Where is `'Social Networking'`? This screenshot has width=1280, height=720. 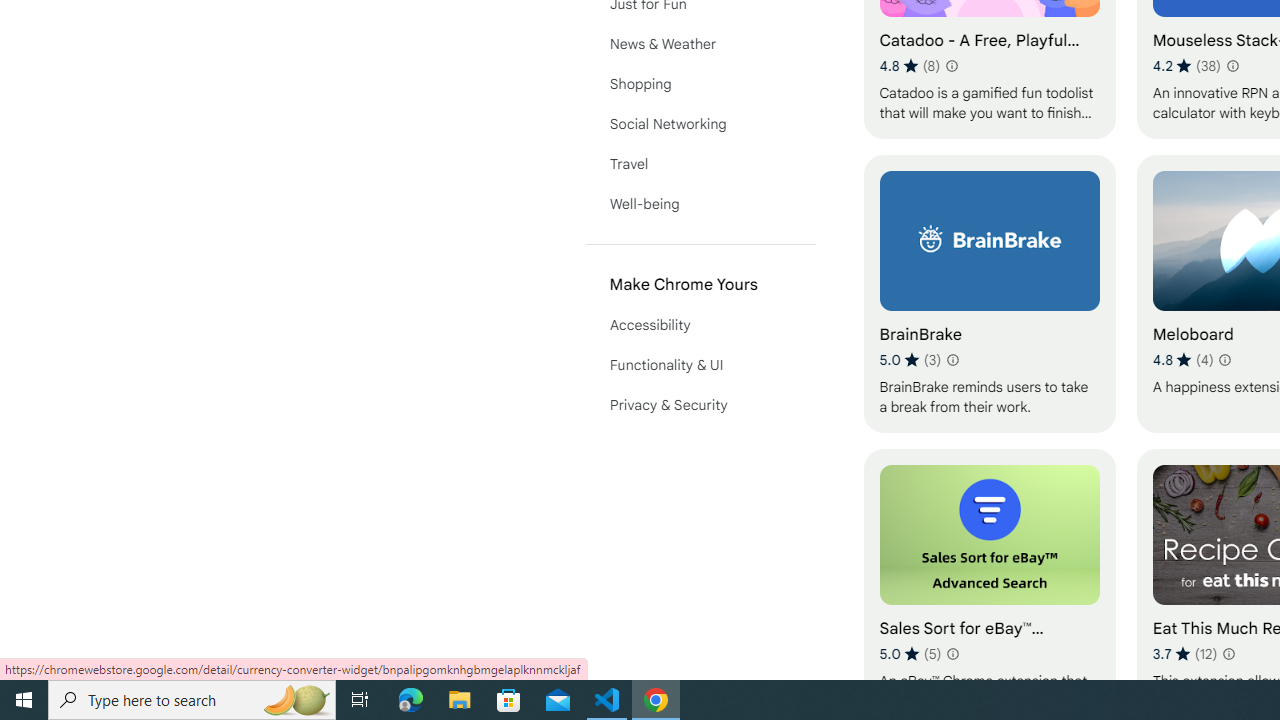 'Social Networking' is located at coordinates (700, 123).